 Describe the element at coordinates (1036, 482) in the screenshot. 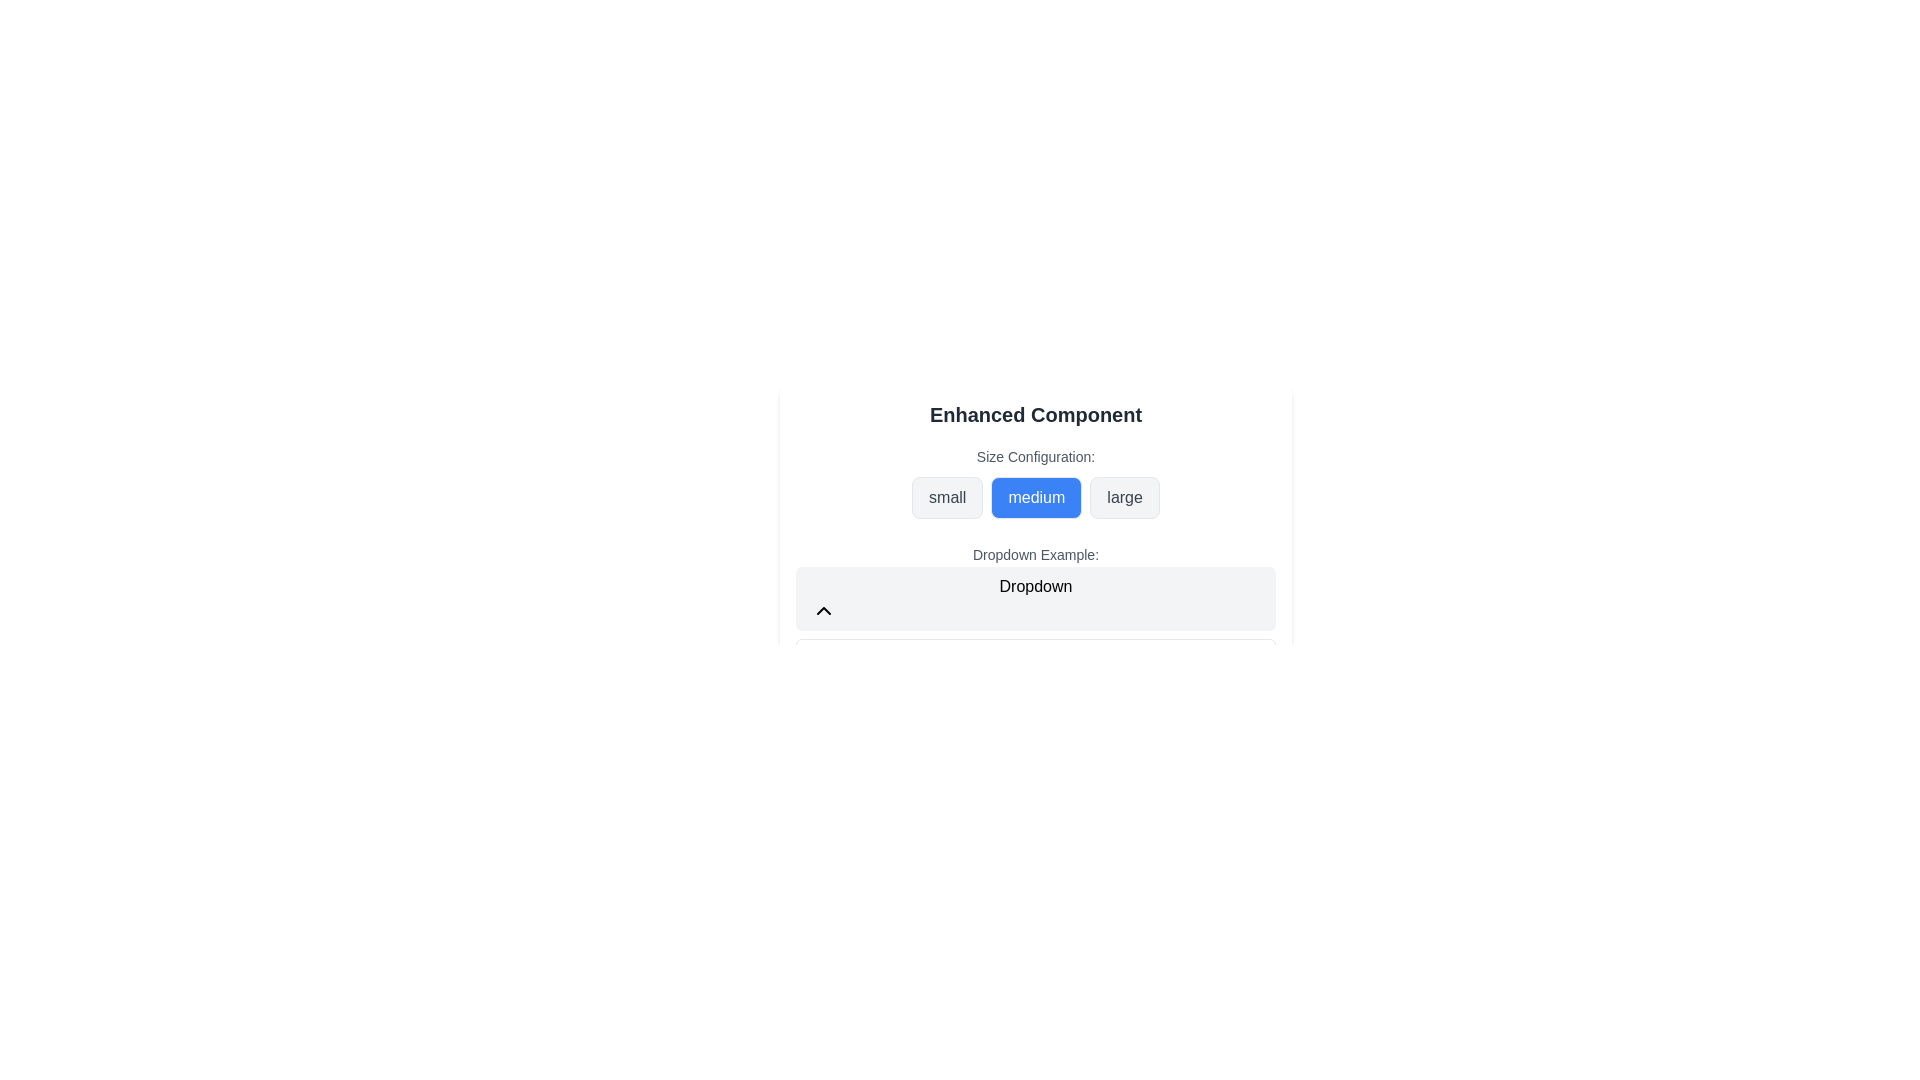

I see `the 'medium' size configuration button located under the 'Size Configuration' header` at that location.